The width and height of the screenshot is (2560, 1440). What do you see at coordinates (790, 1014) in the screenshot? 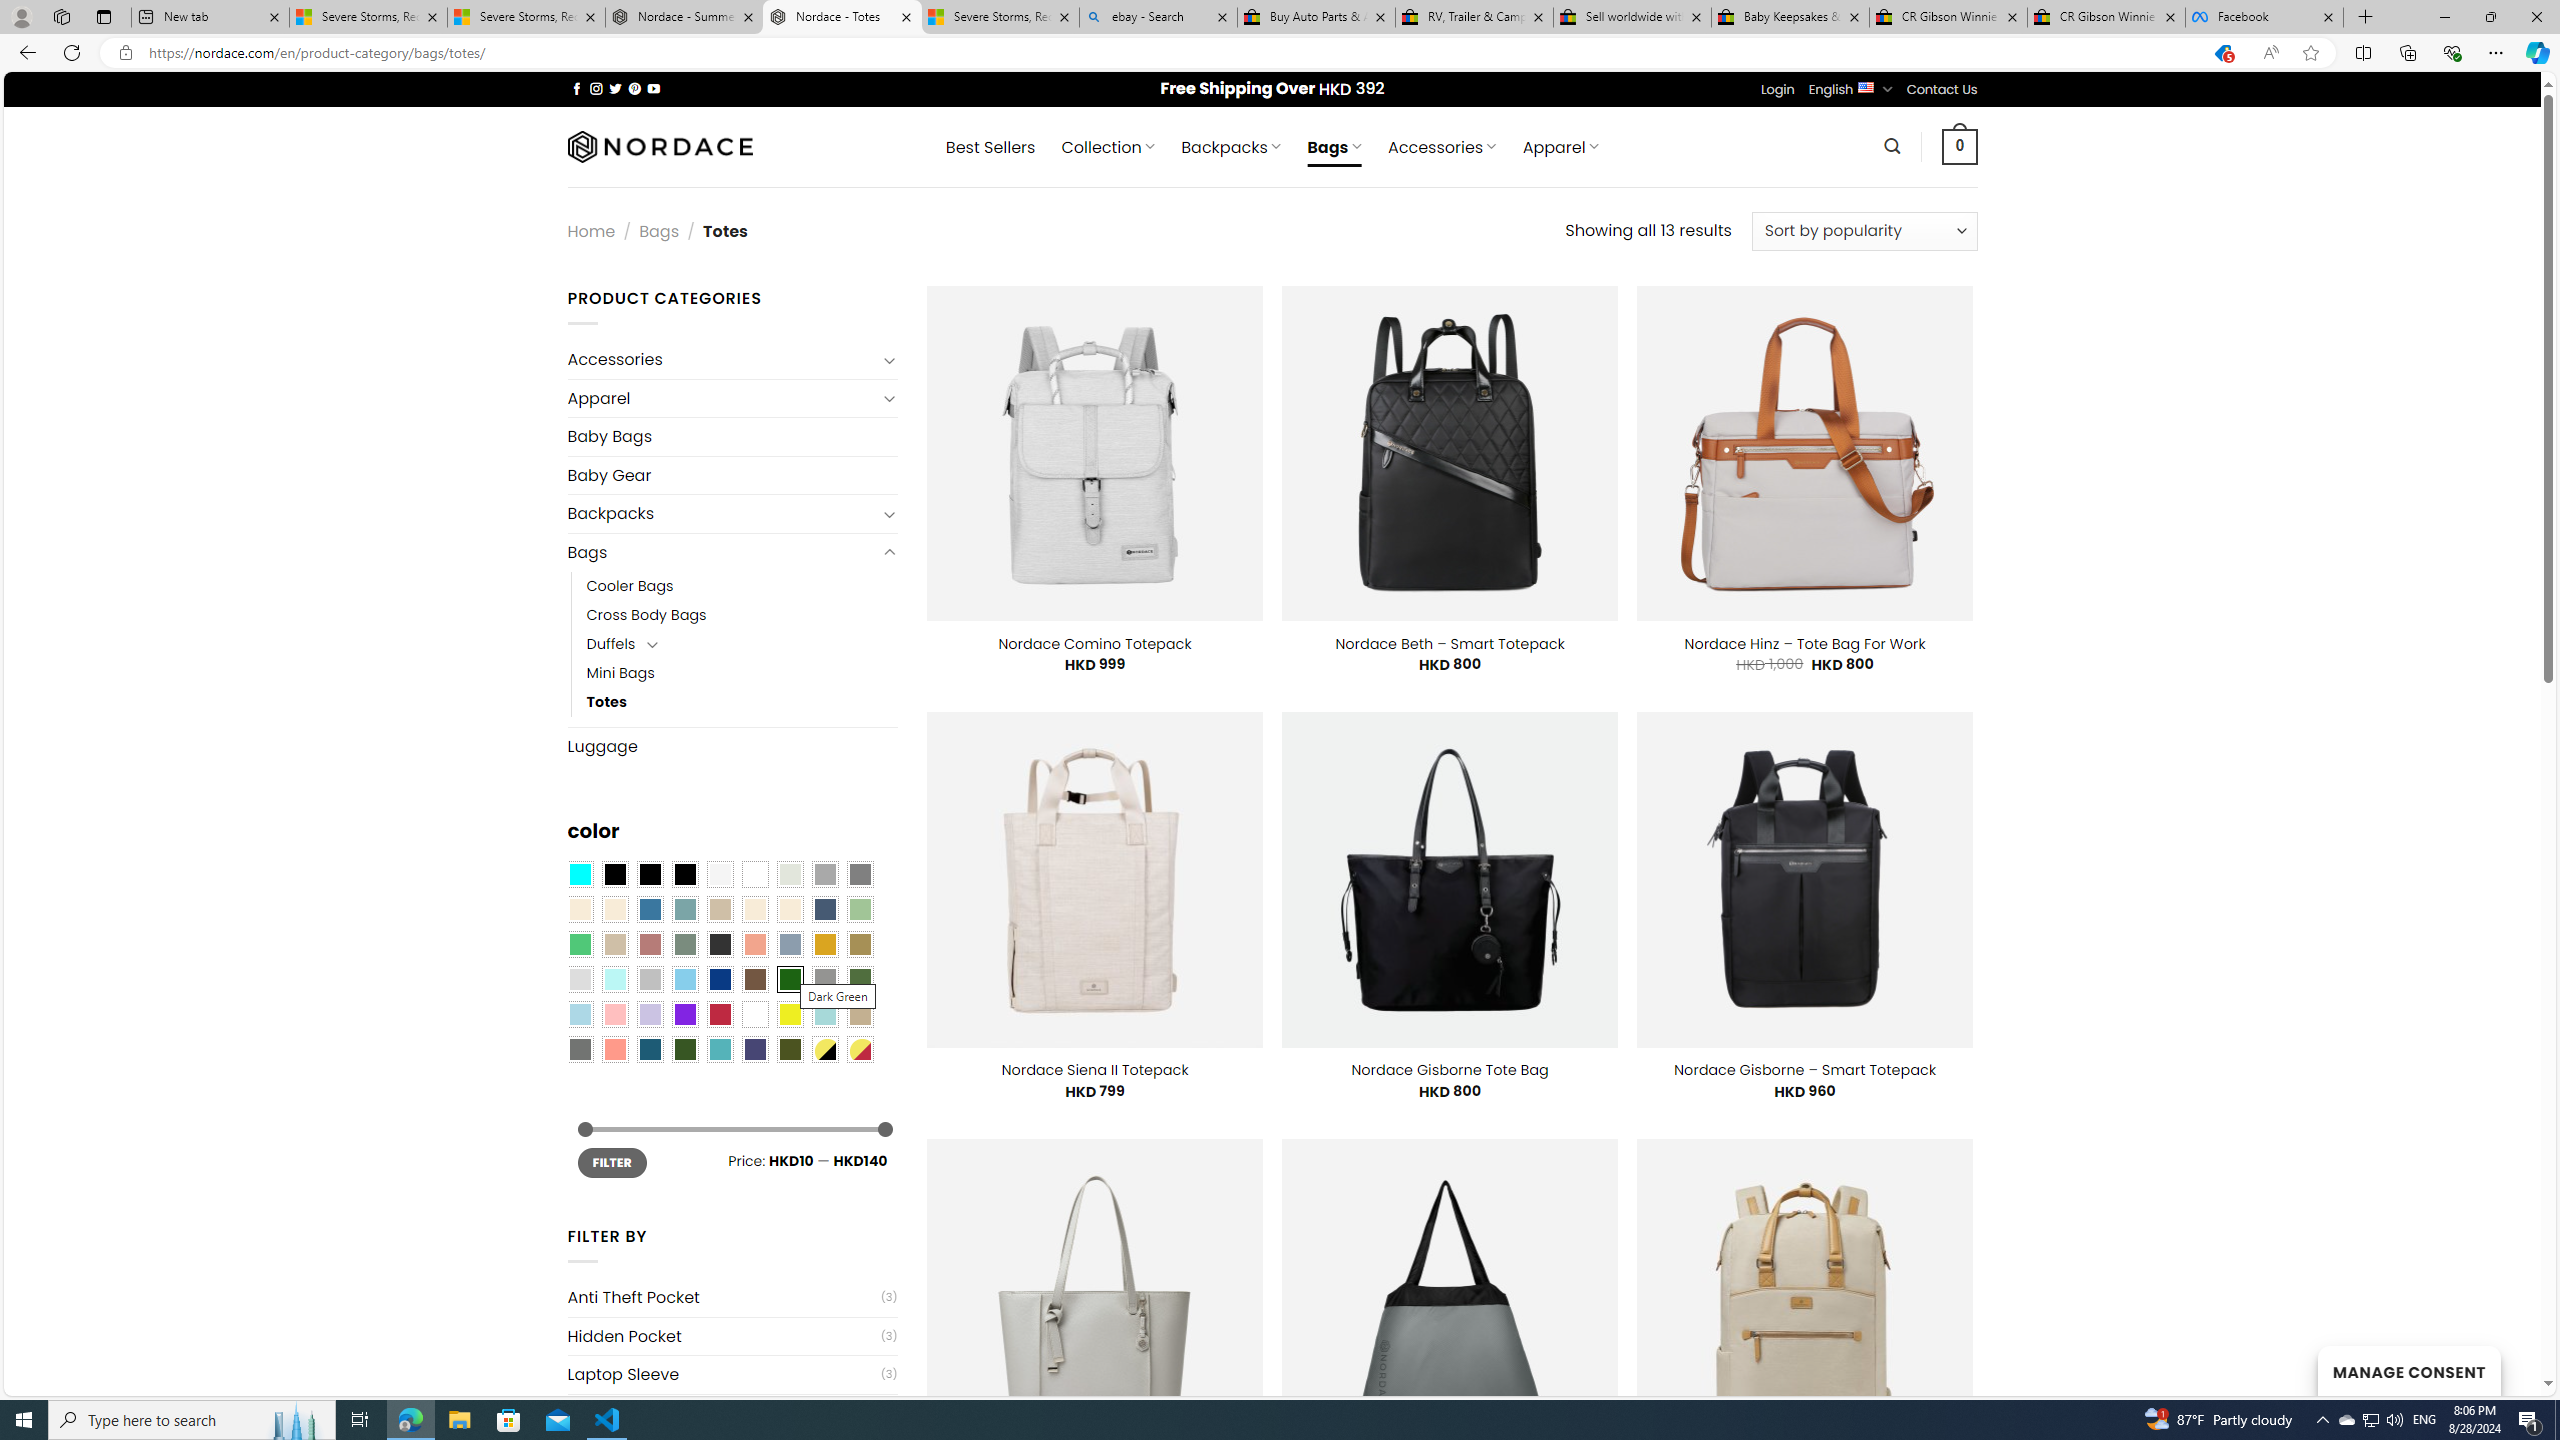
I see `'Yellow'` at bounding box center [790, 1014].